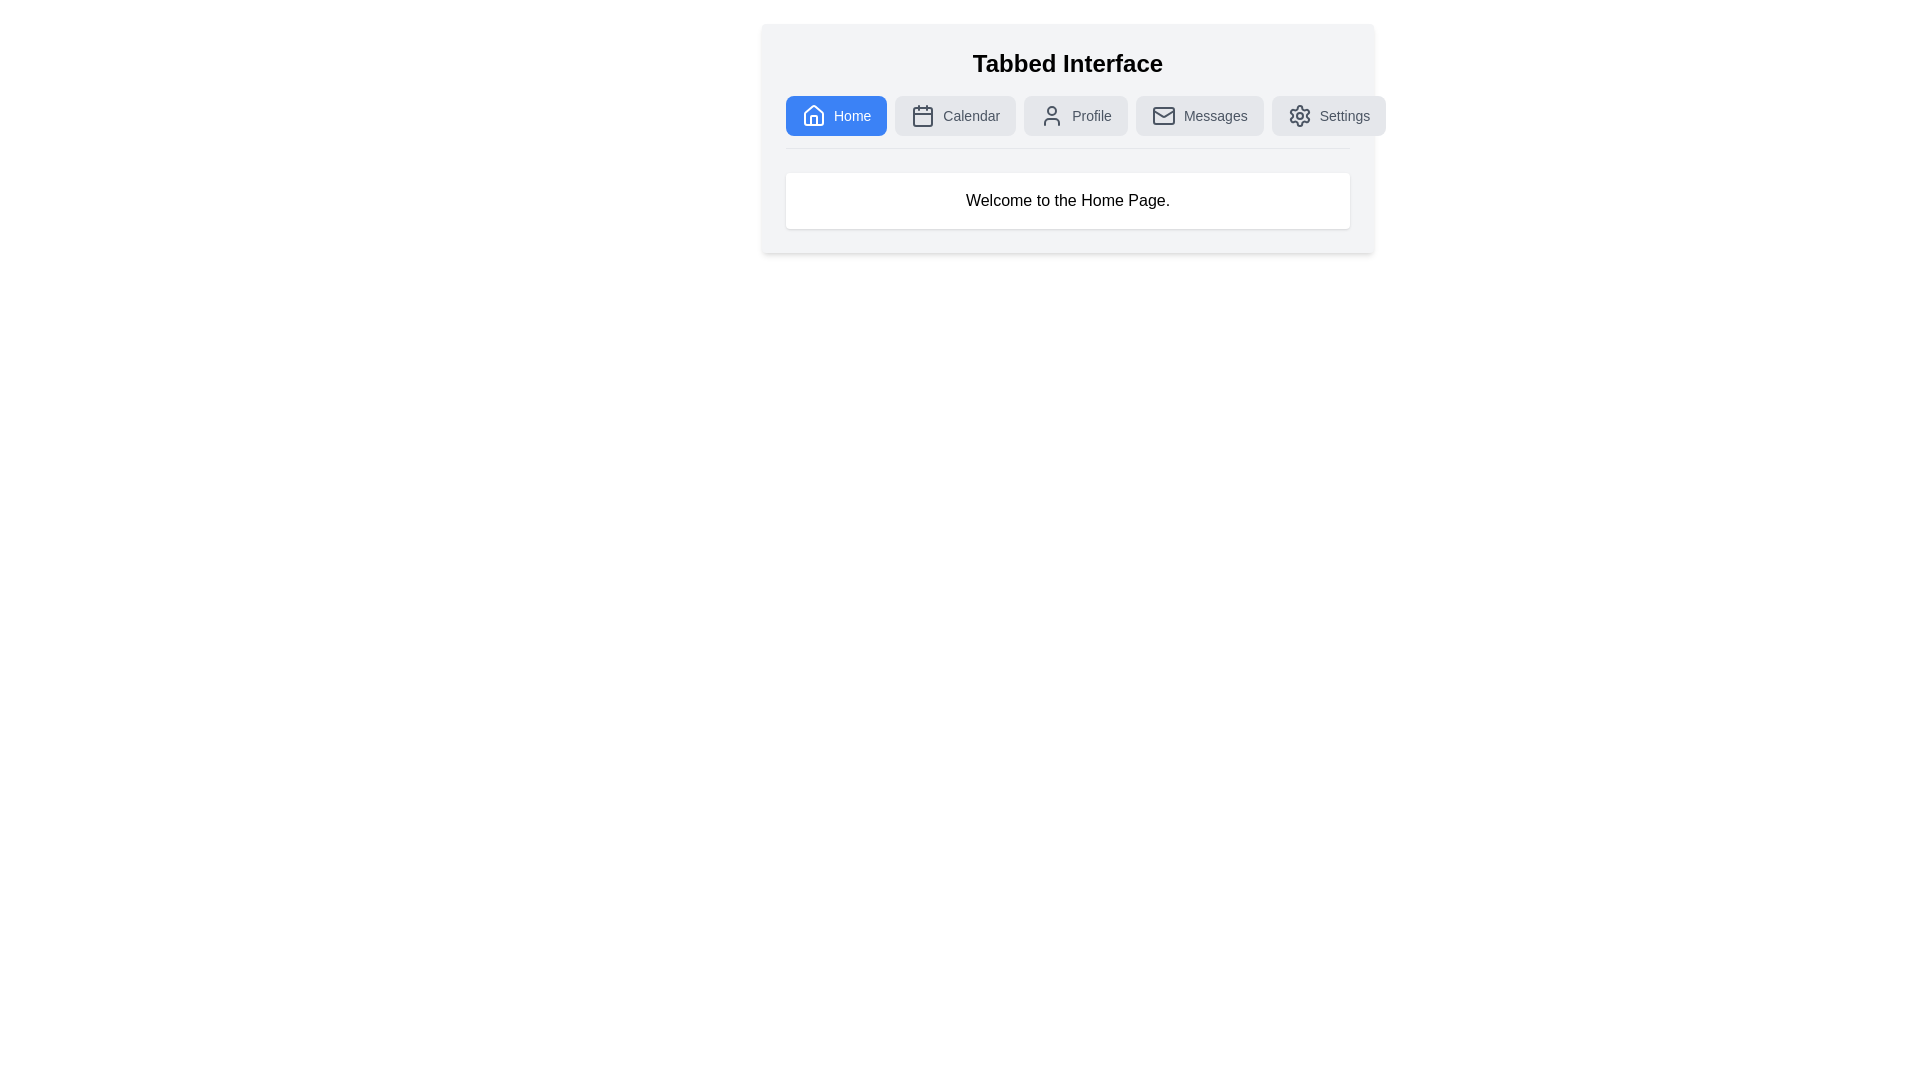 This screenshot has width=1920, height=1080. I want to click on the tabs in the Tab navigation interface, which includes 'Home', 'Calendar', 'Profile', 'Messages', and 'Settings', so click(1067, 137).